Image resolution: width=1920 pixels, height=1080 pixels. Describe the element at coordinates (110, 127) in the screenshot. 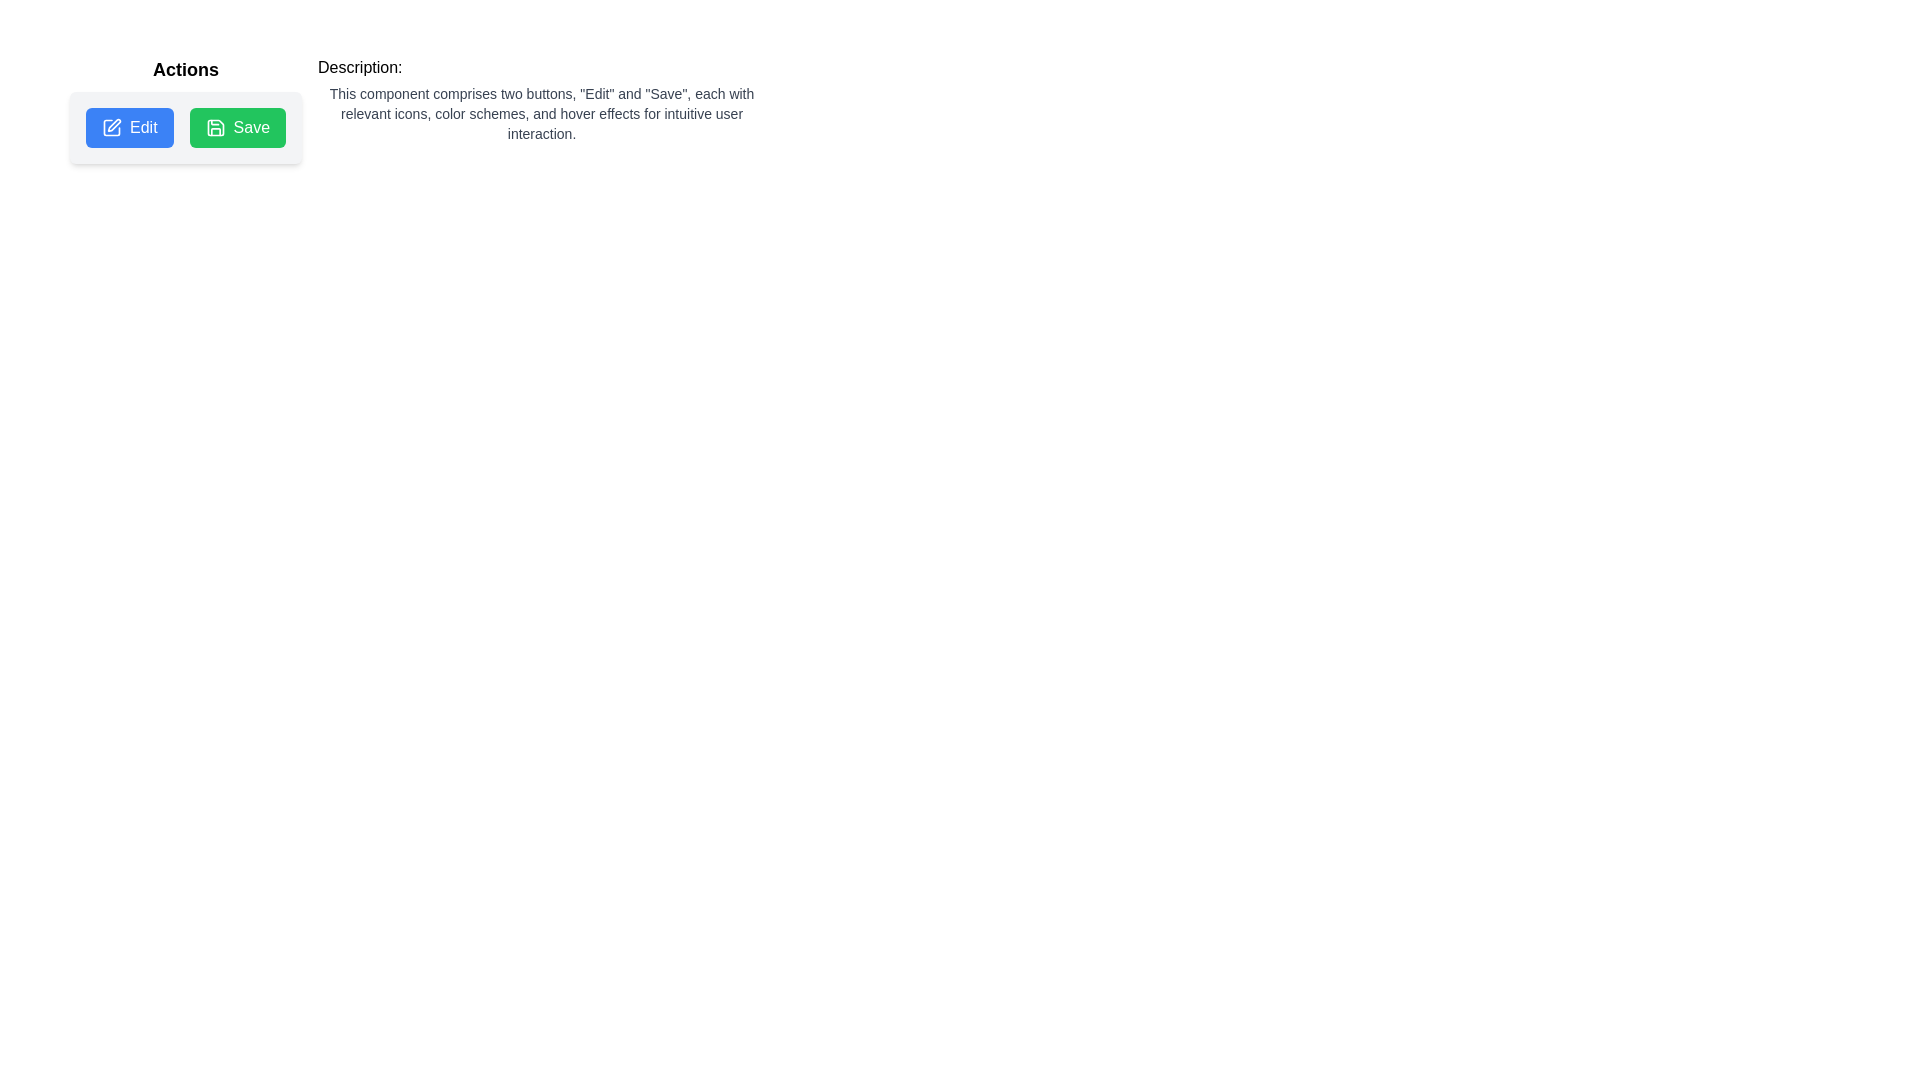

I see `the 'Edit' SVG icon, which visually reinforces the 'Edit' action and is positioned to the left of the 'Edit' text` at that location.